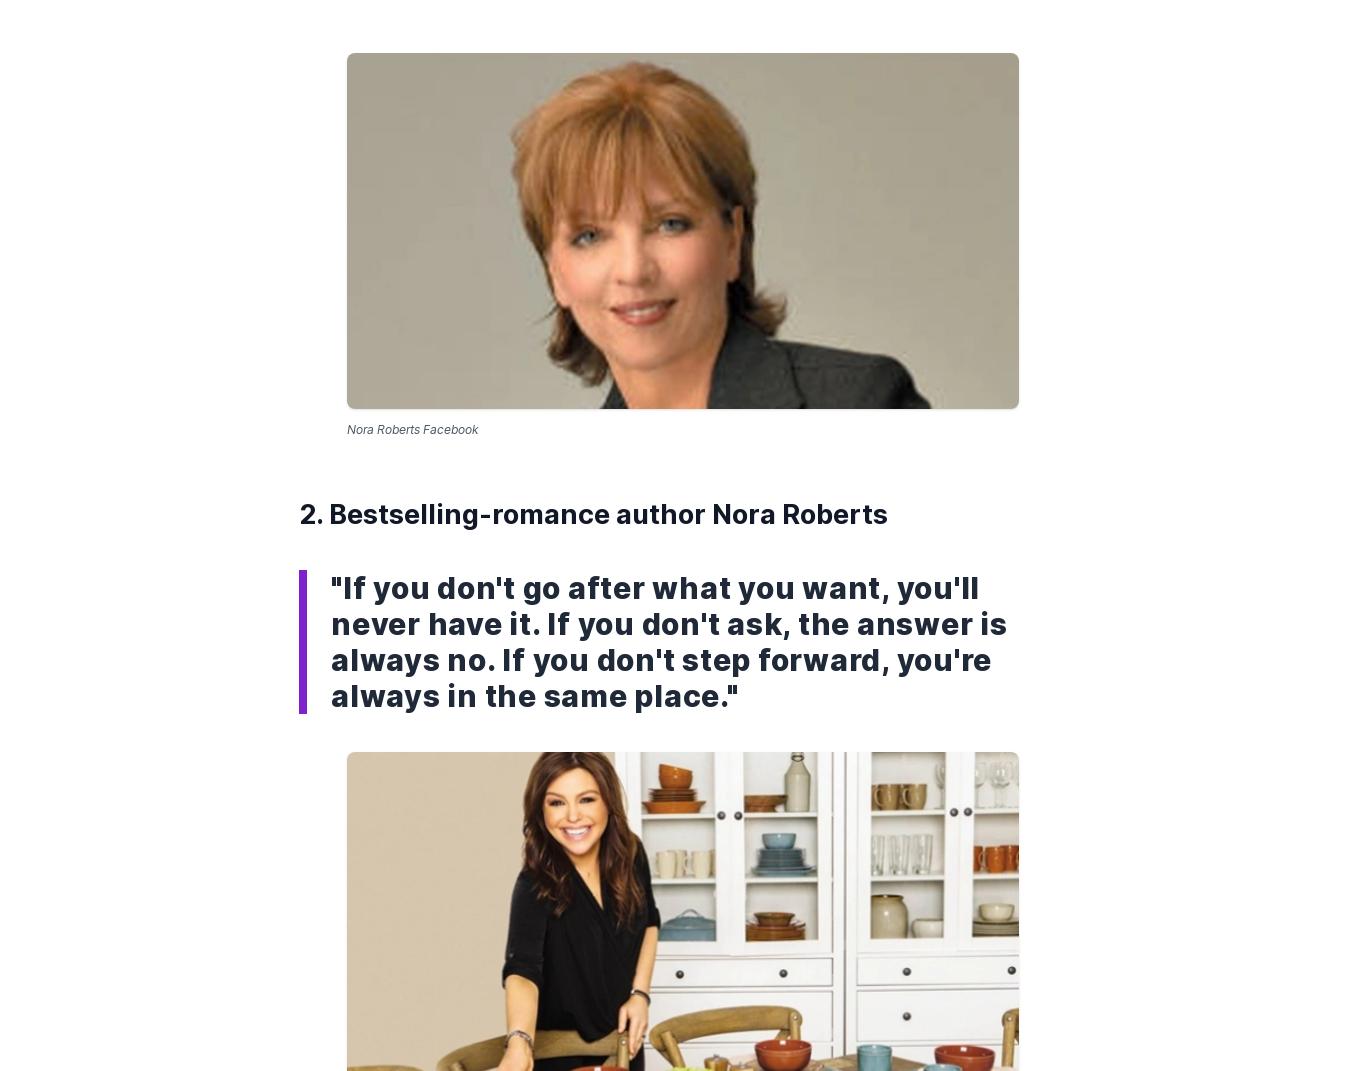 This screenshot has width=1366, height=1071. Describe the element at coordinates (360, 575) in the screenshot. I see `'Copyright © 2023 Entrepreneur Media, LLC All rights reserved. Entrepreneur® and its related marks are registered trademarks of Entrepreneur Media LLC'` at that location.